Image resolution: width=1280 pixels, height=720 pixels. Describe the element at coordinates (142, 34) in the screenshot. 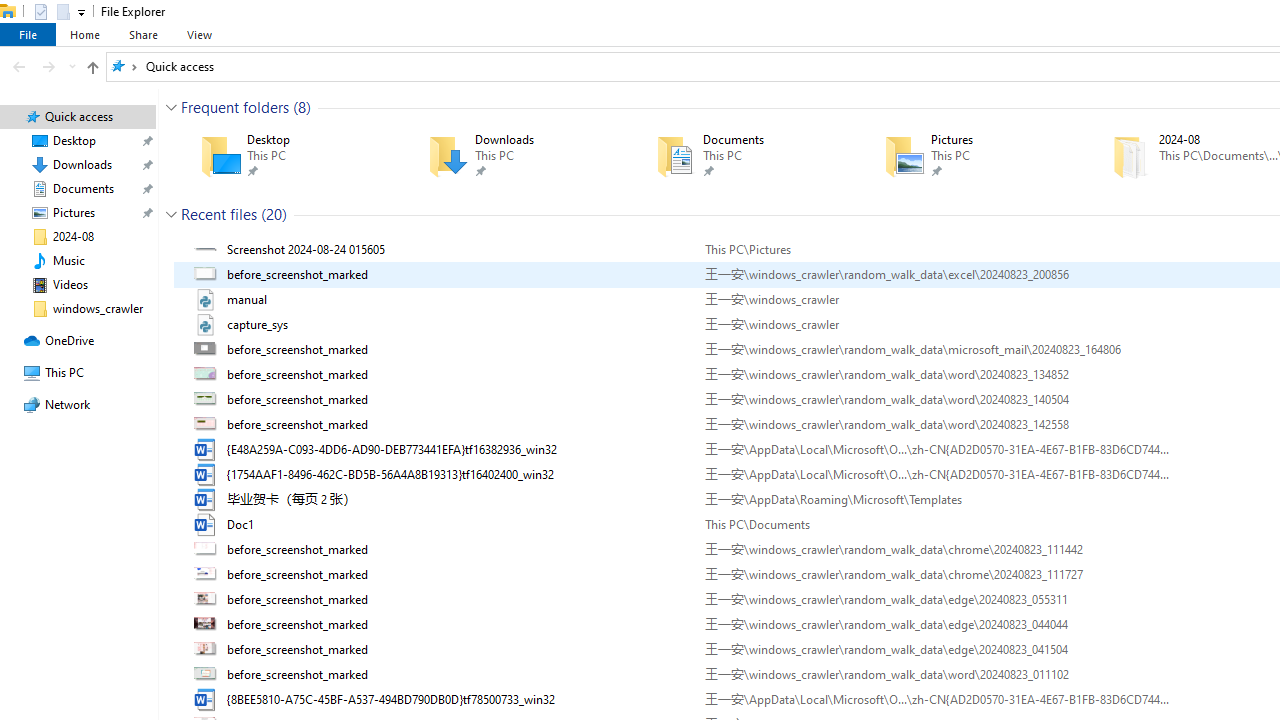

I see `'Share'` at that location.